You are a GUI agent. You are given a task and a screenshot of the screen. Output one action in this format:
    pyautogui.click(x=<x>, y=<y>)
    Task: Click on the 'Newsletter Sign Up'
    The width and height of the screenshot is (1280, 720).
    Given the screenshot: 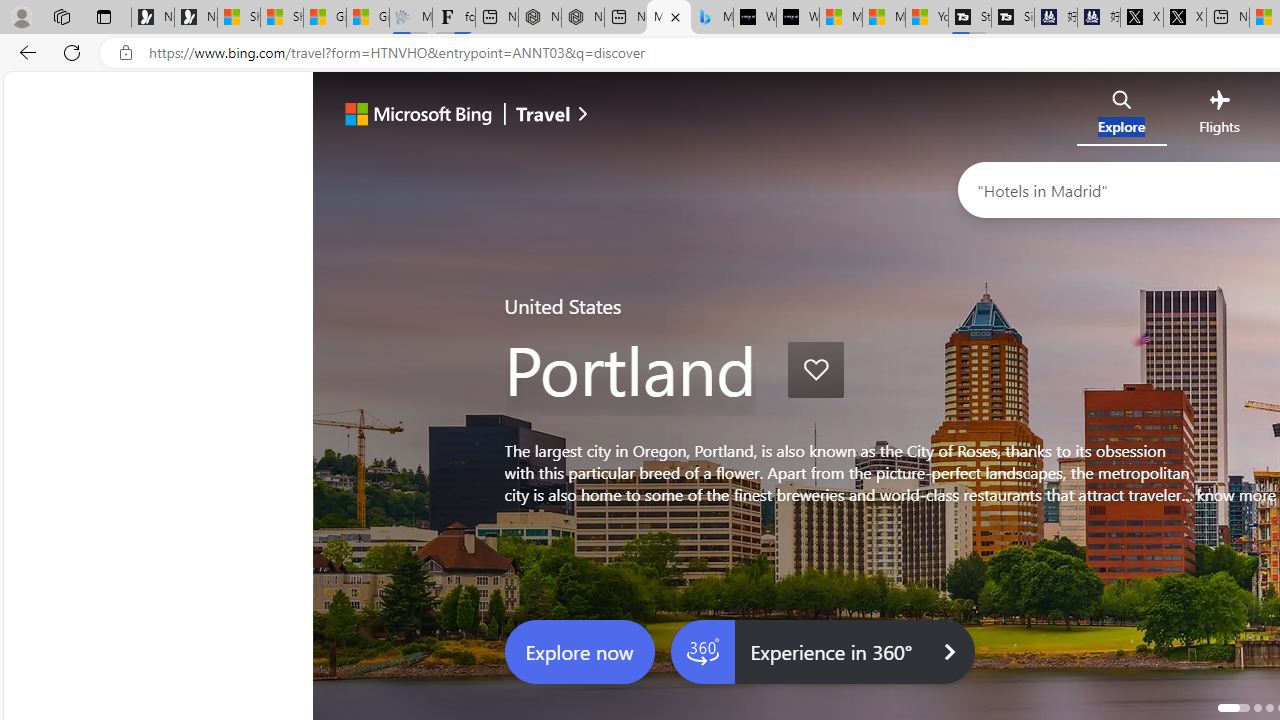 What is the action you would take?
    pyautogui.click(x=196, y=17)
    